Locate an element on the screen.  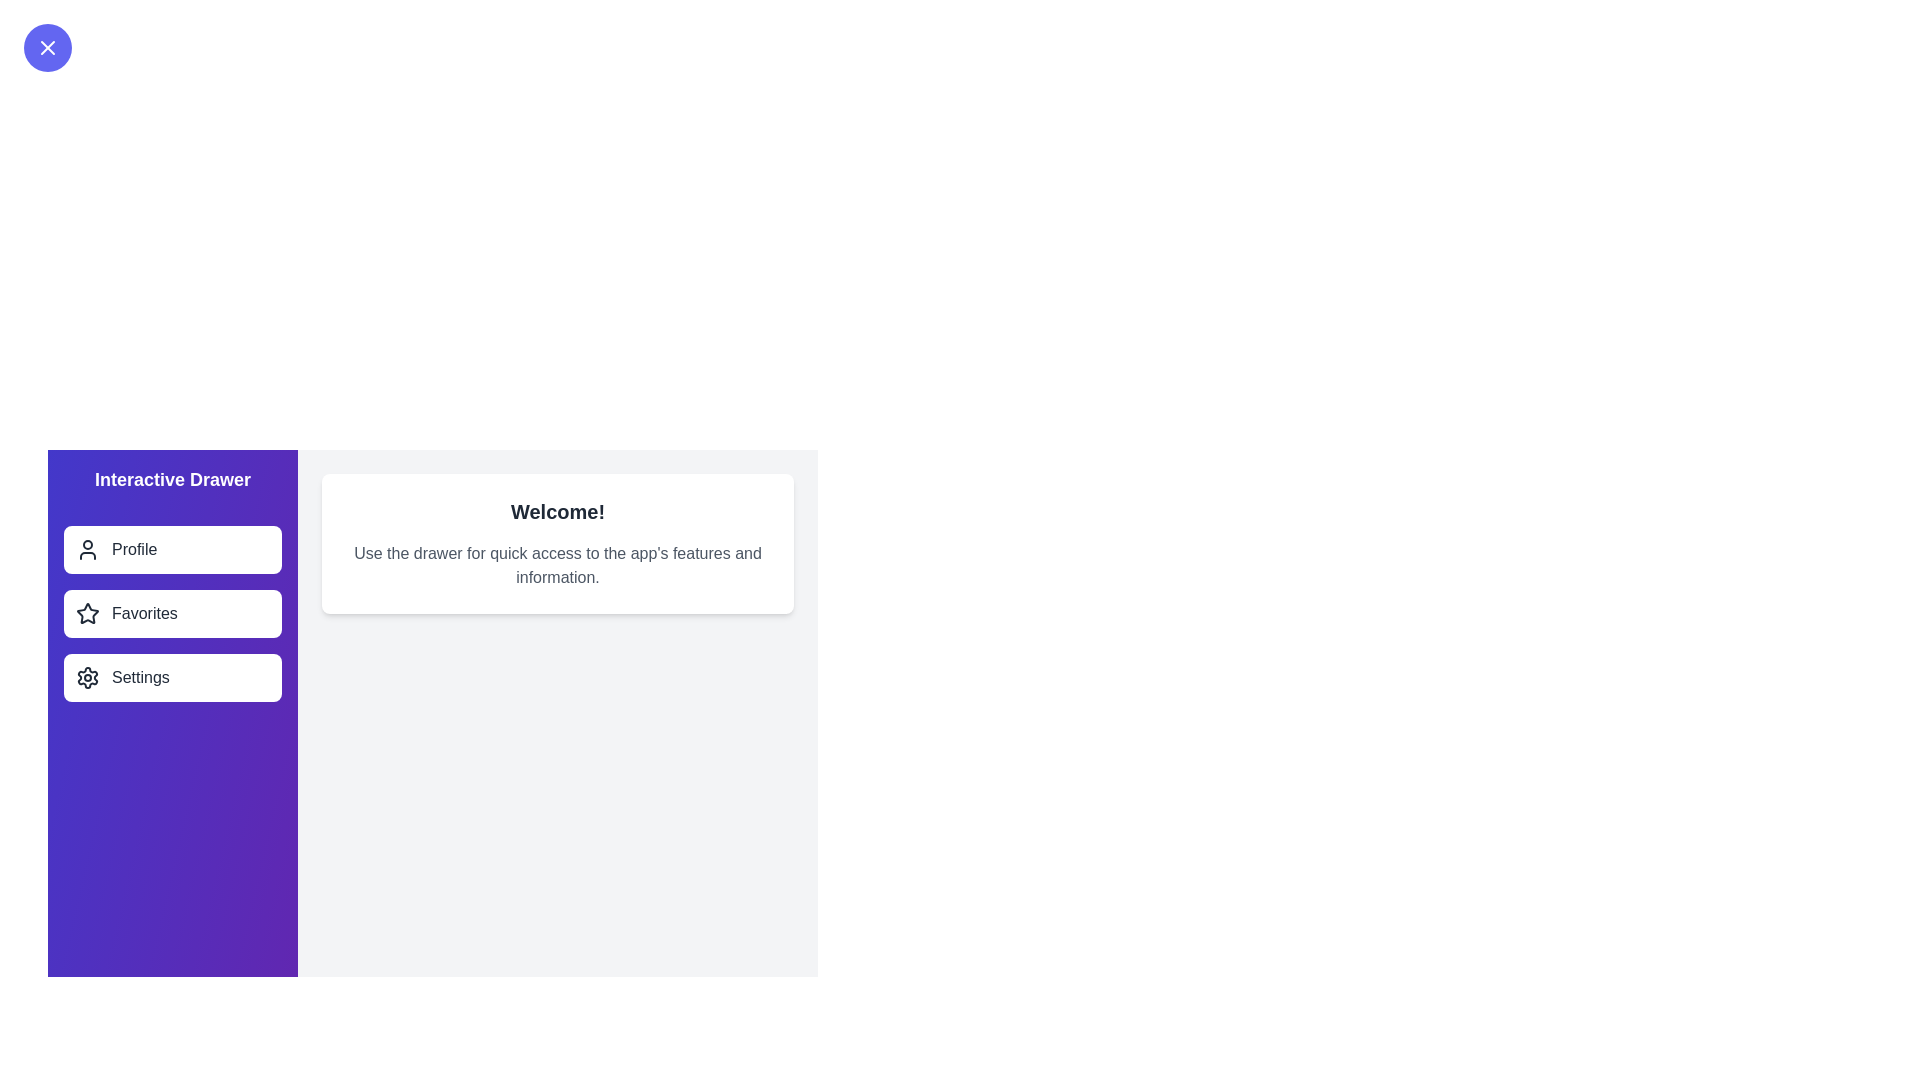
the toggle button in the top-left corner to toggle the drawer's open or closed state is located at coordinates (48, 46).